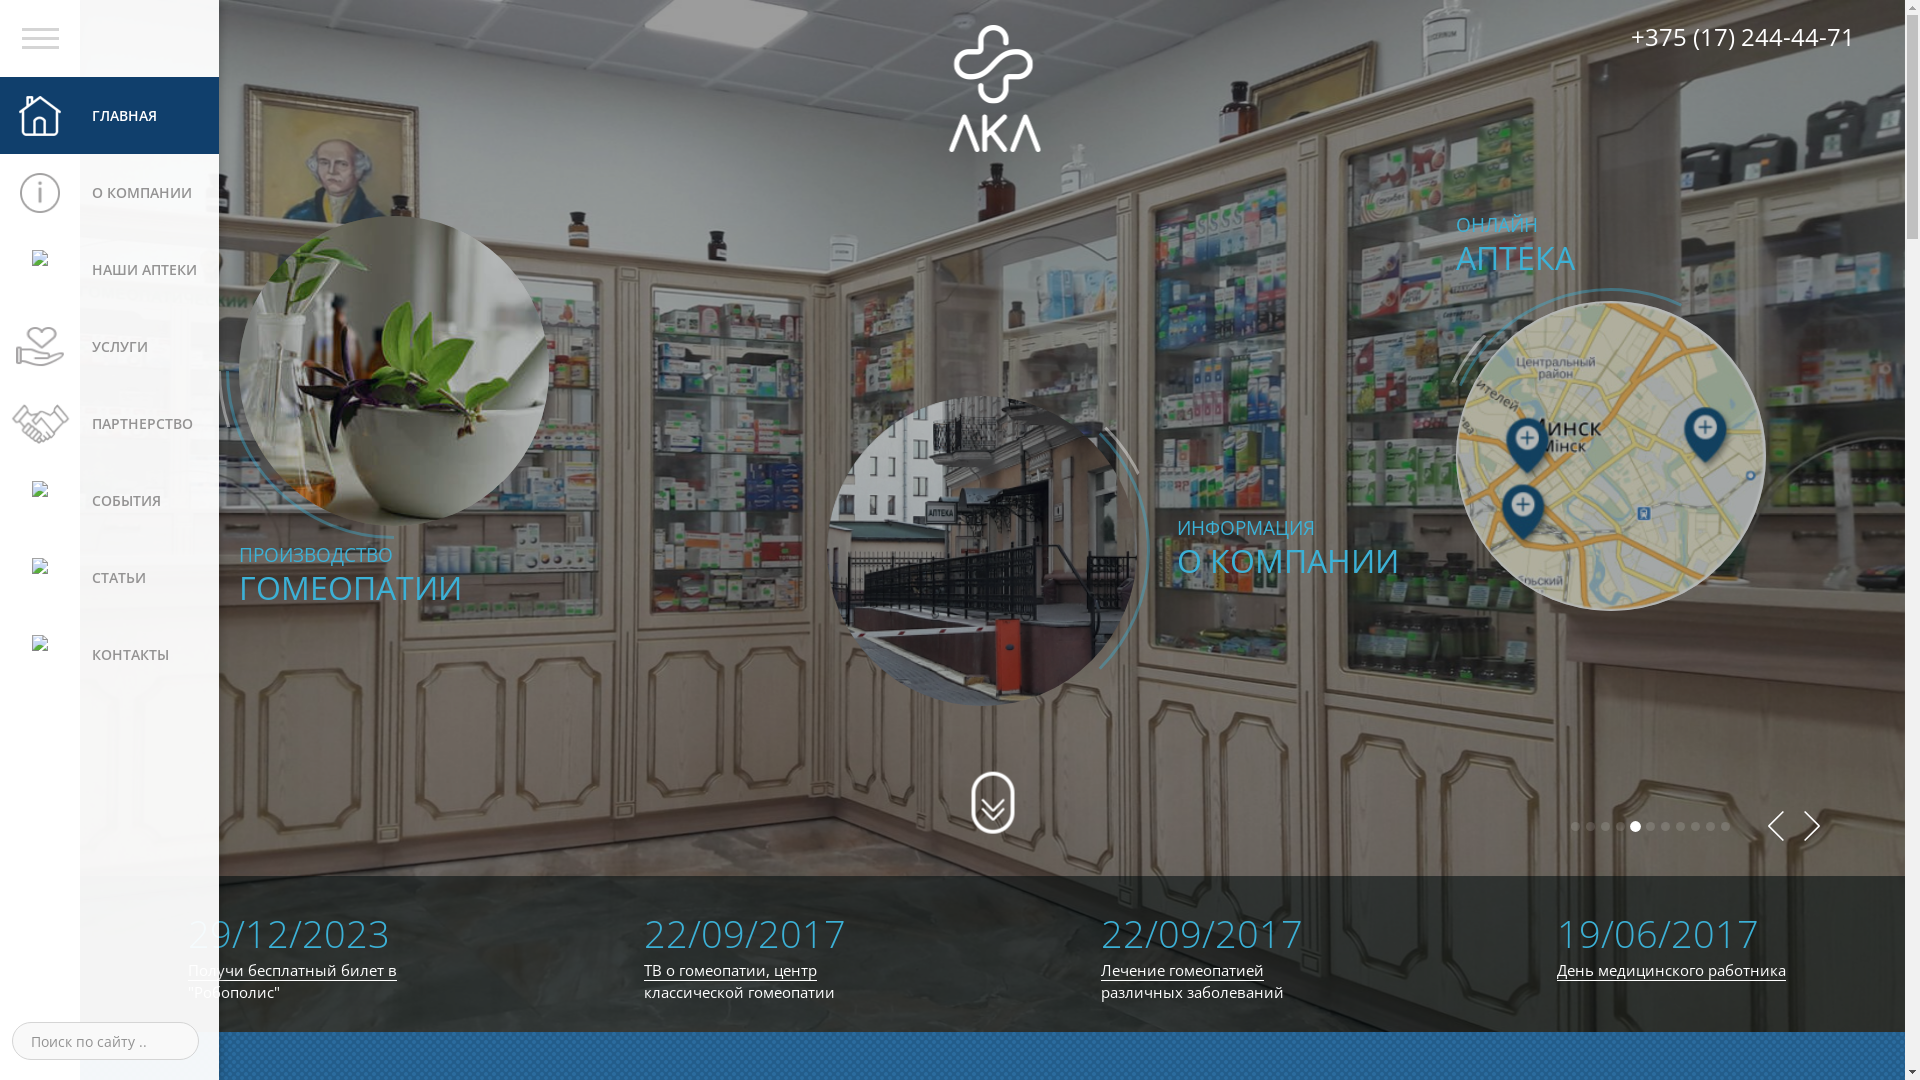 The height and width of the screenshot is (1080, 1920). What do you see at coordinates (1680, 826) in the screenshot?
I see `'8'` at bounding box center [1680, 826].